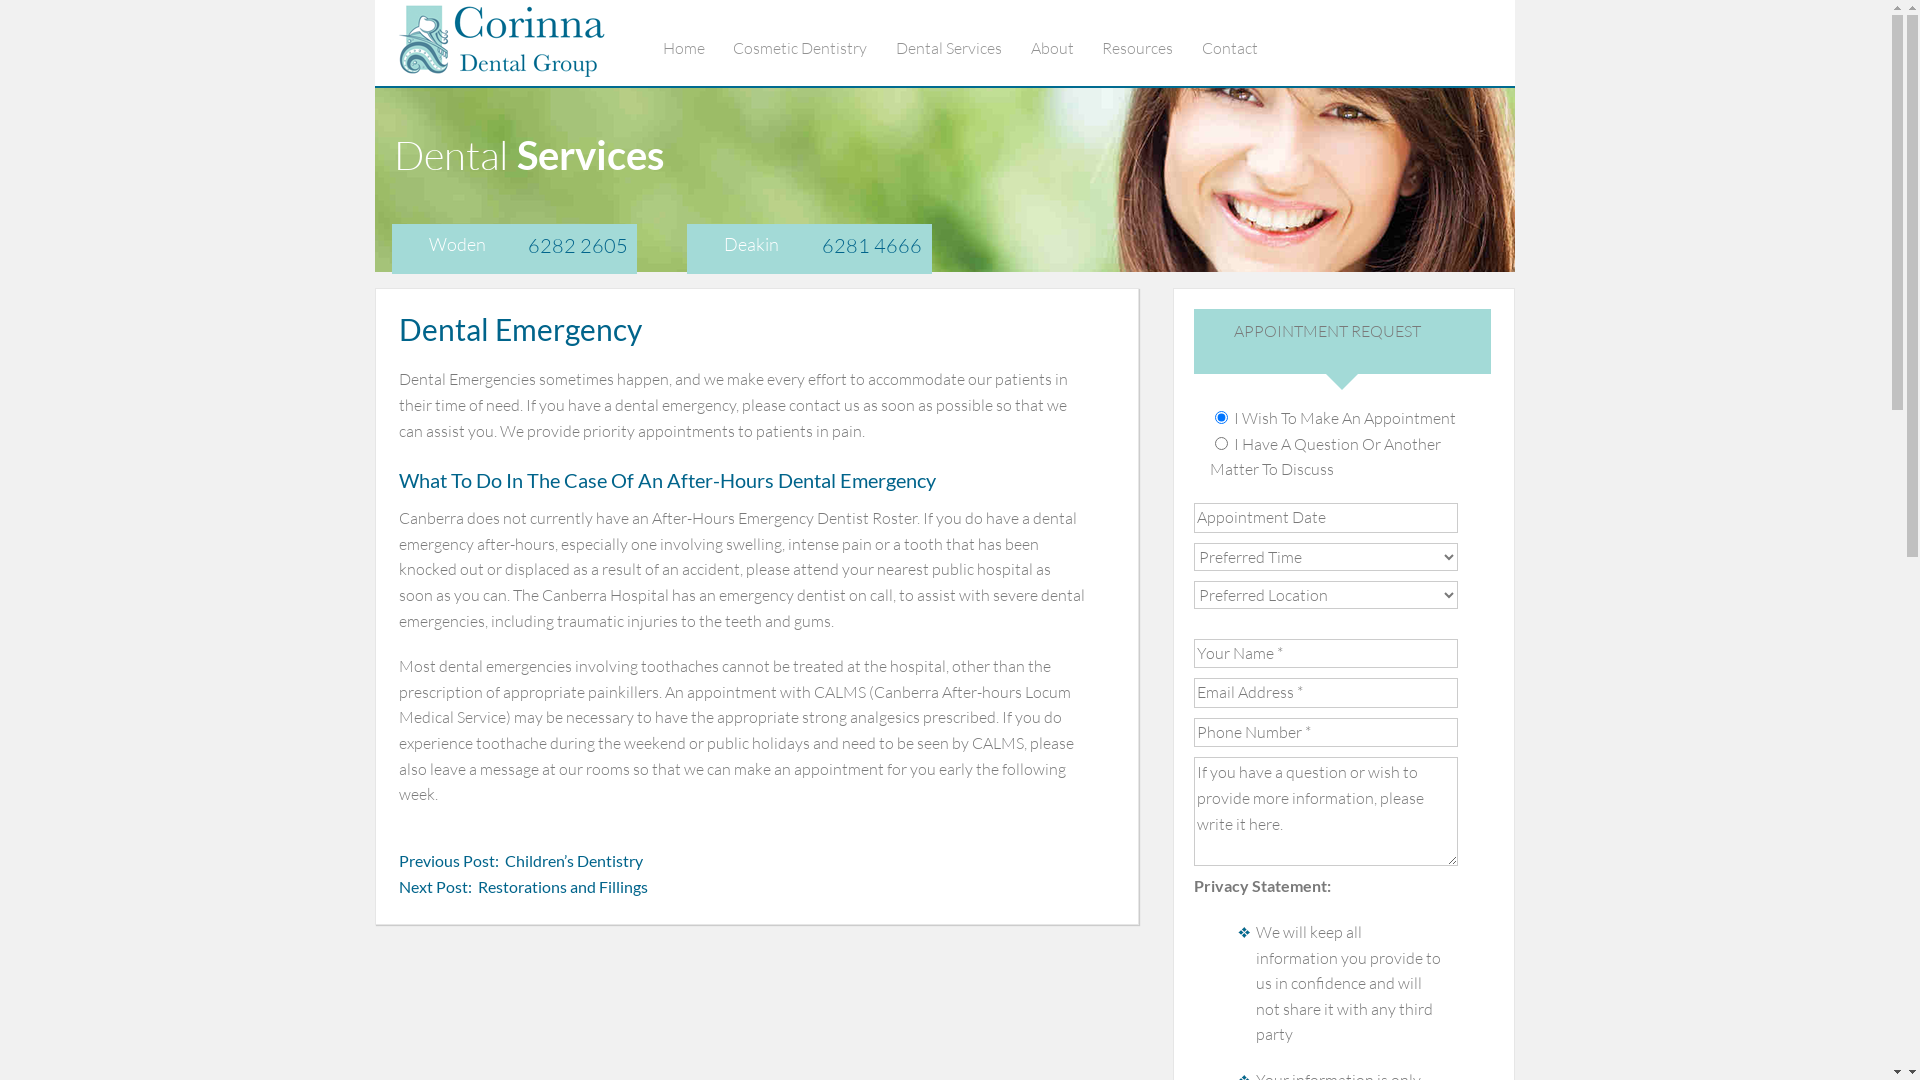 This screenshot has height=1080, width=1920. Describe the element at coordinates (961, 46) in the screenshot. I see `'Dental Services'` at that location.